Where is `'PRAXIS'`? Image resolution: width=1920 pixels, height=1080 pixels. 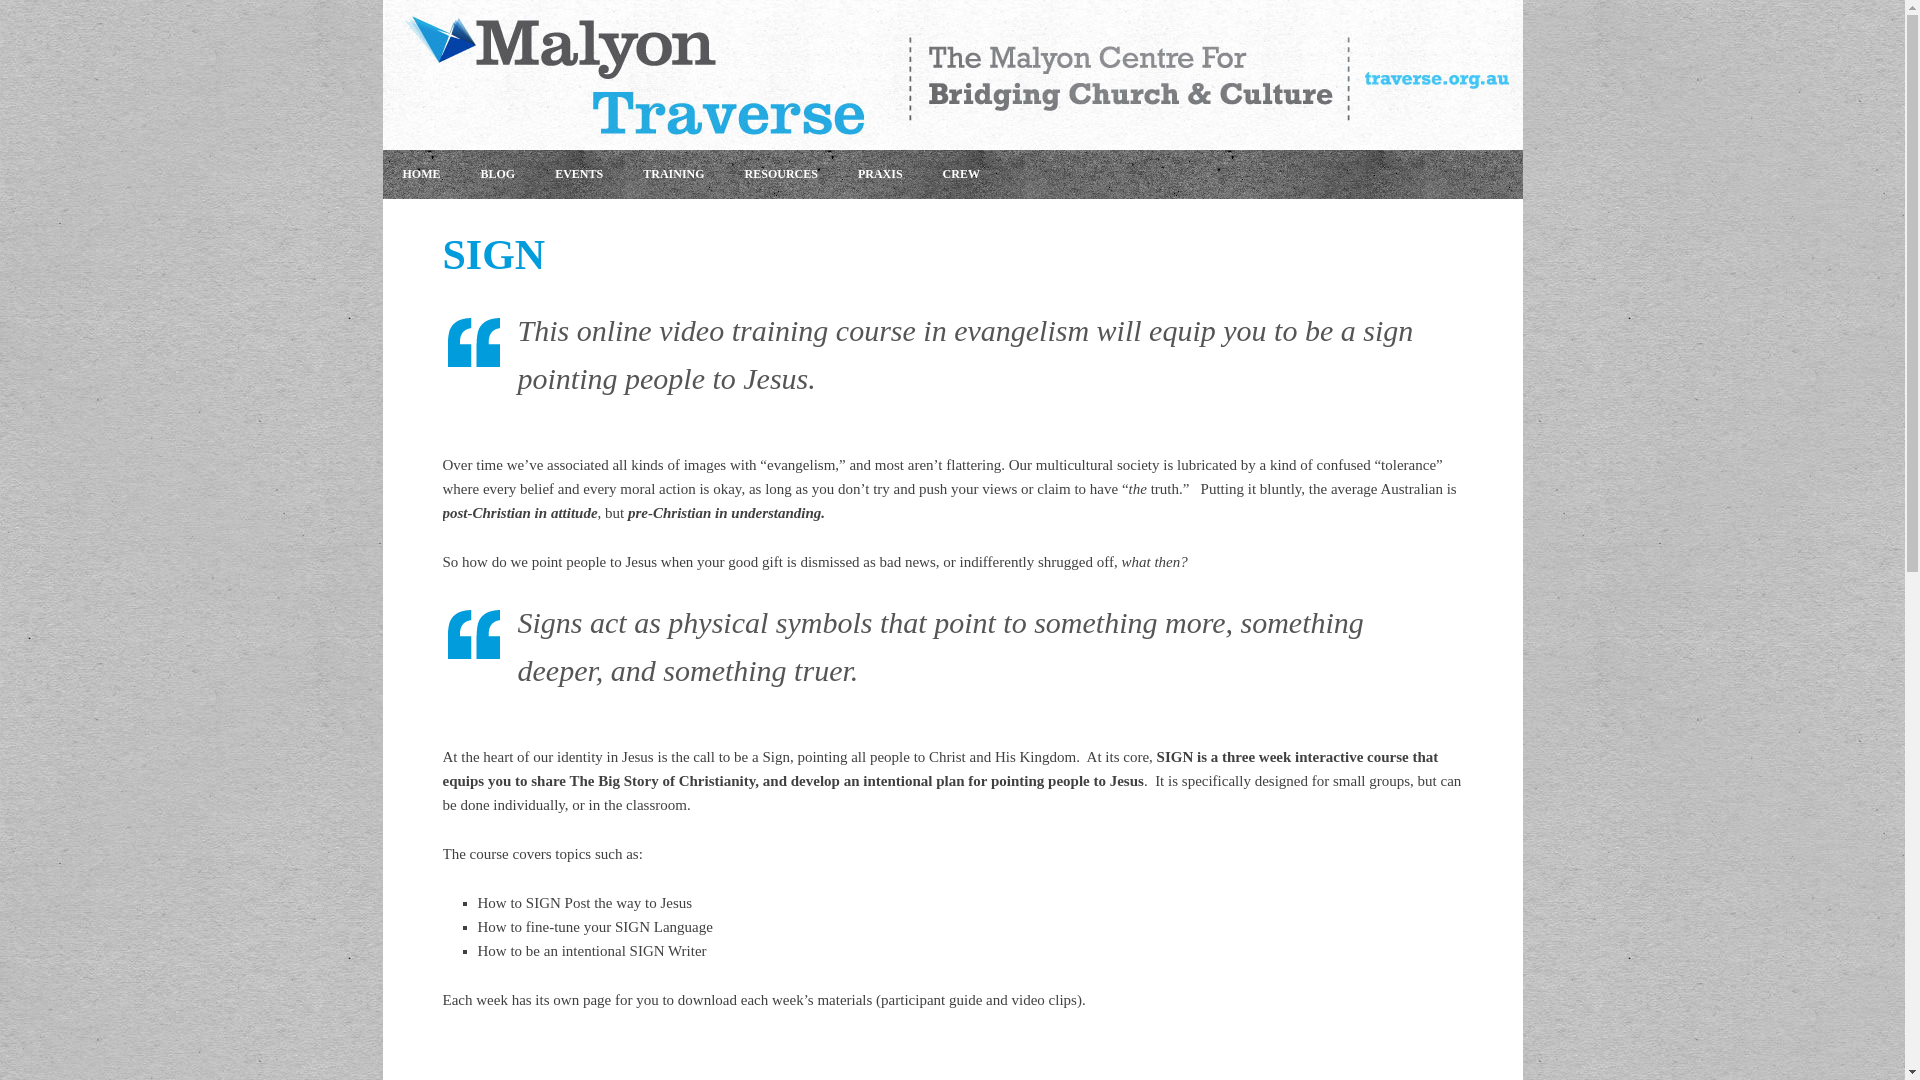
'PRAXIS' is located at coordinates (880, 173).